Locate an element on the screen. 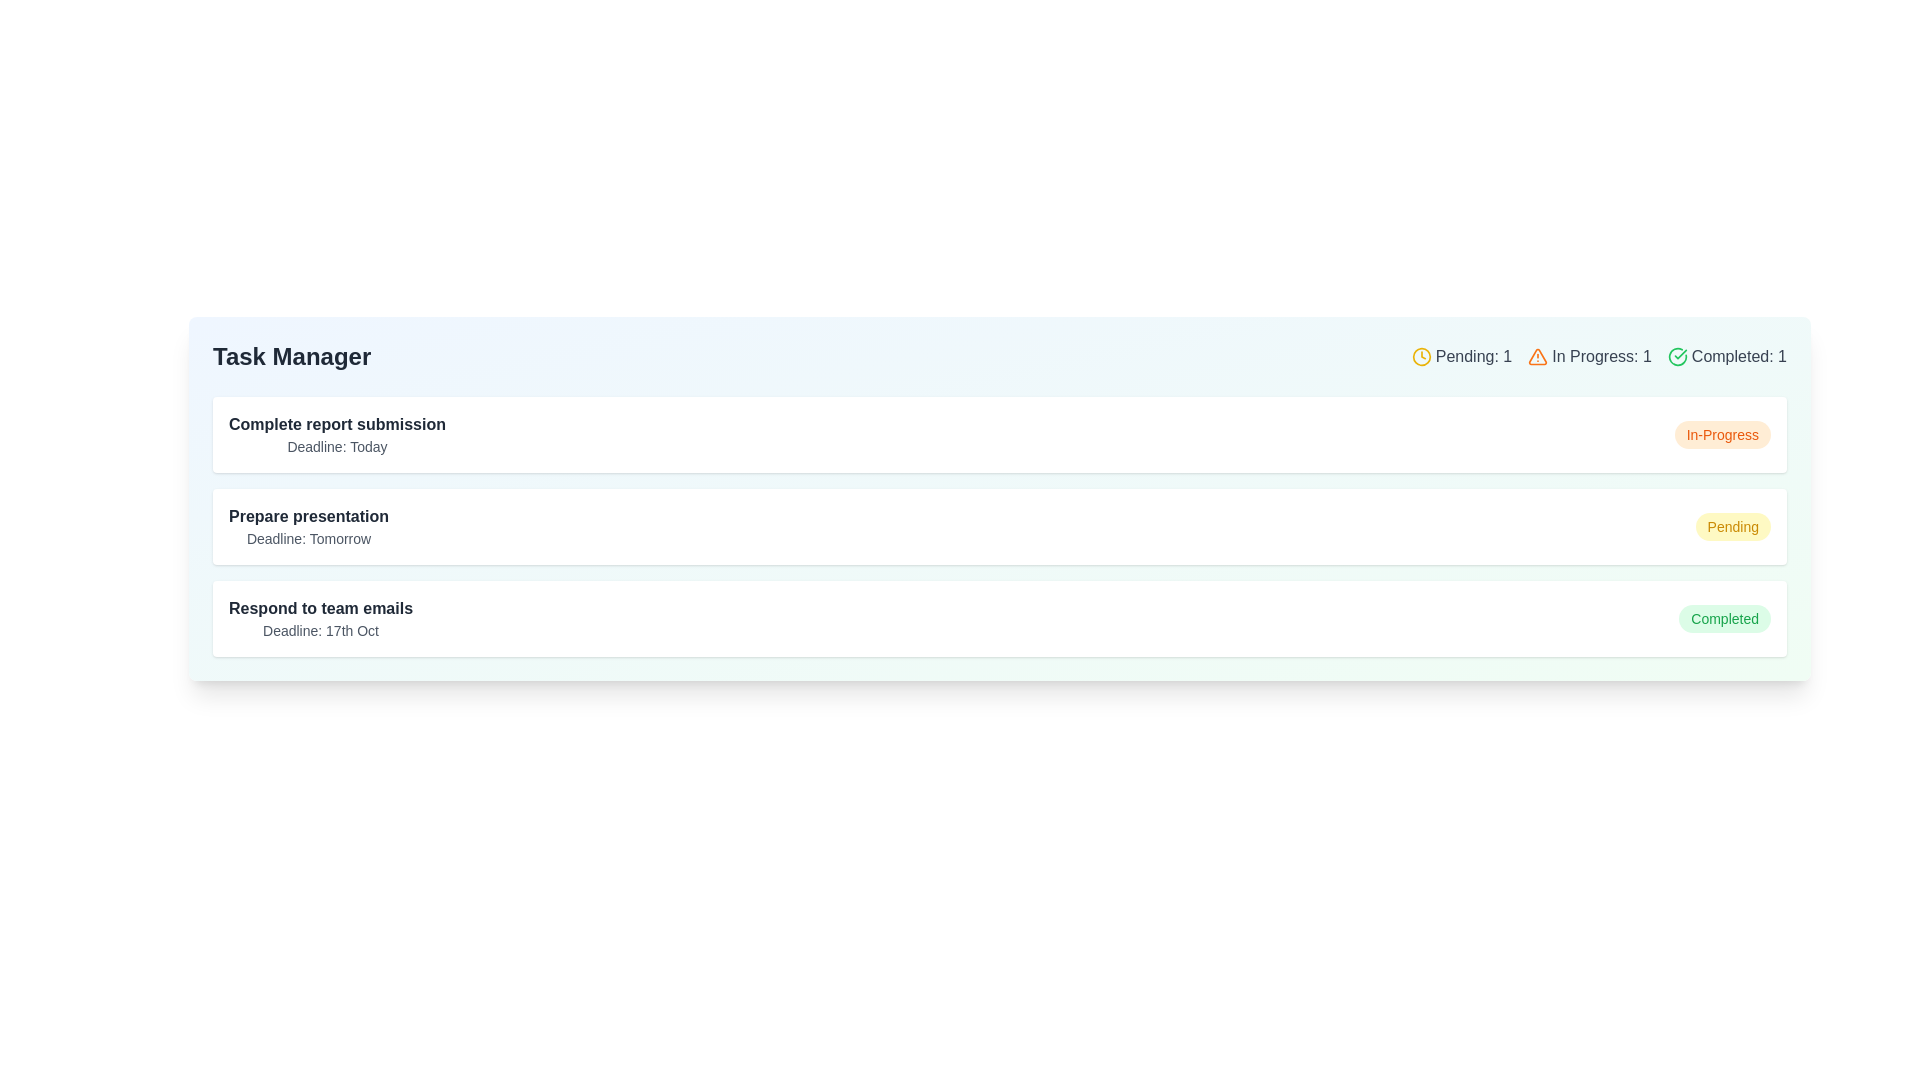  the 'Pending' state icon, represented by a clock is located at coordinates (1420, 356).